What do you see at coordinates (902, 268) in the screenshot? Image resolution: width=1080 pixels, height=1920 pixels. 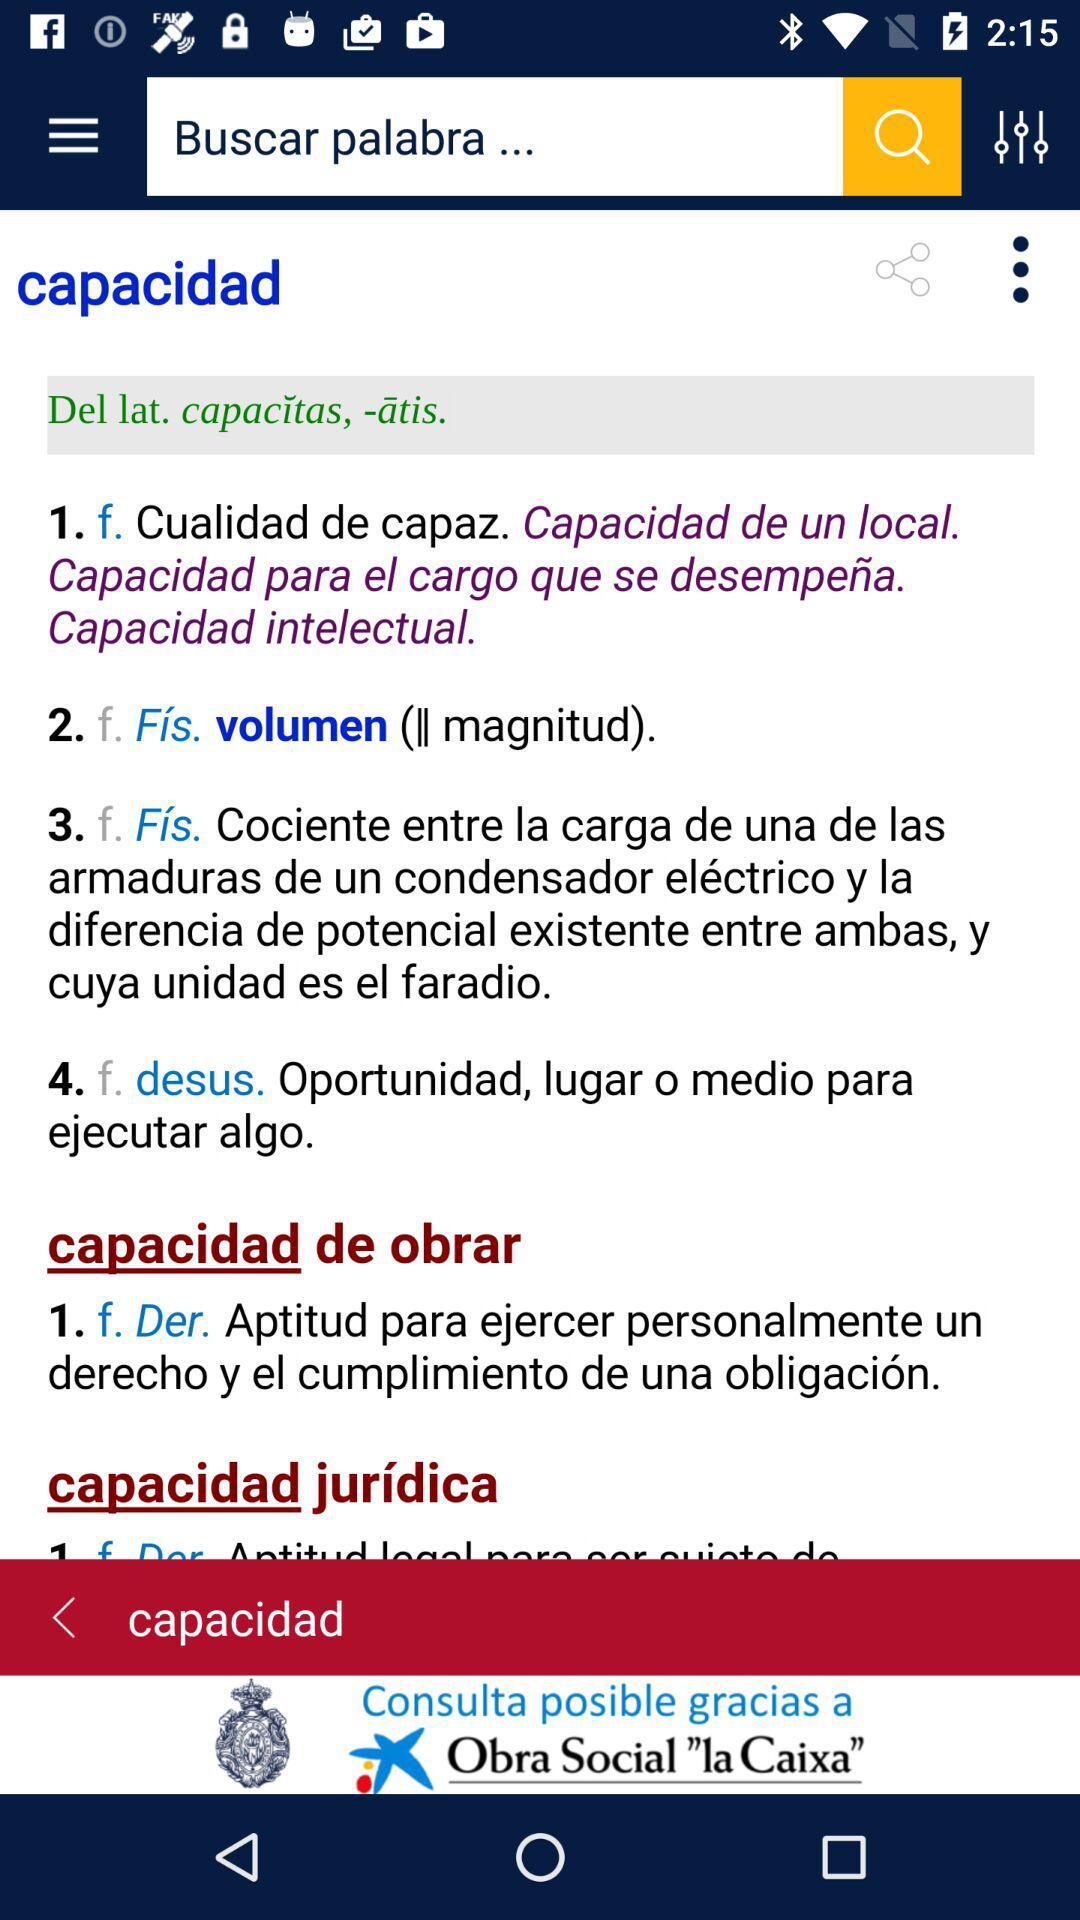 I see `the share icon` at bounding box center [902, 268].